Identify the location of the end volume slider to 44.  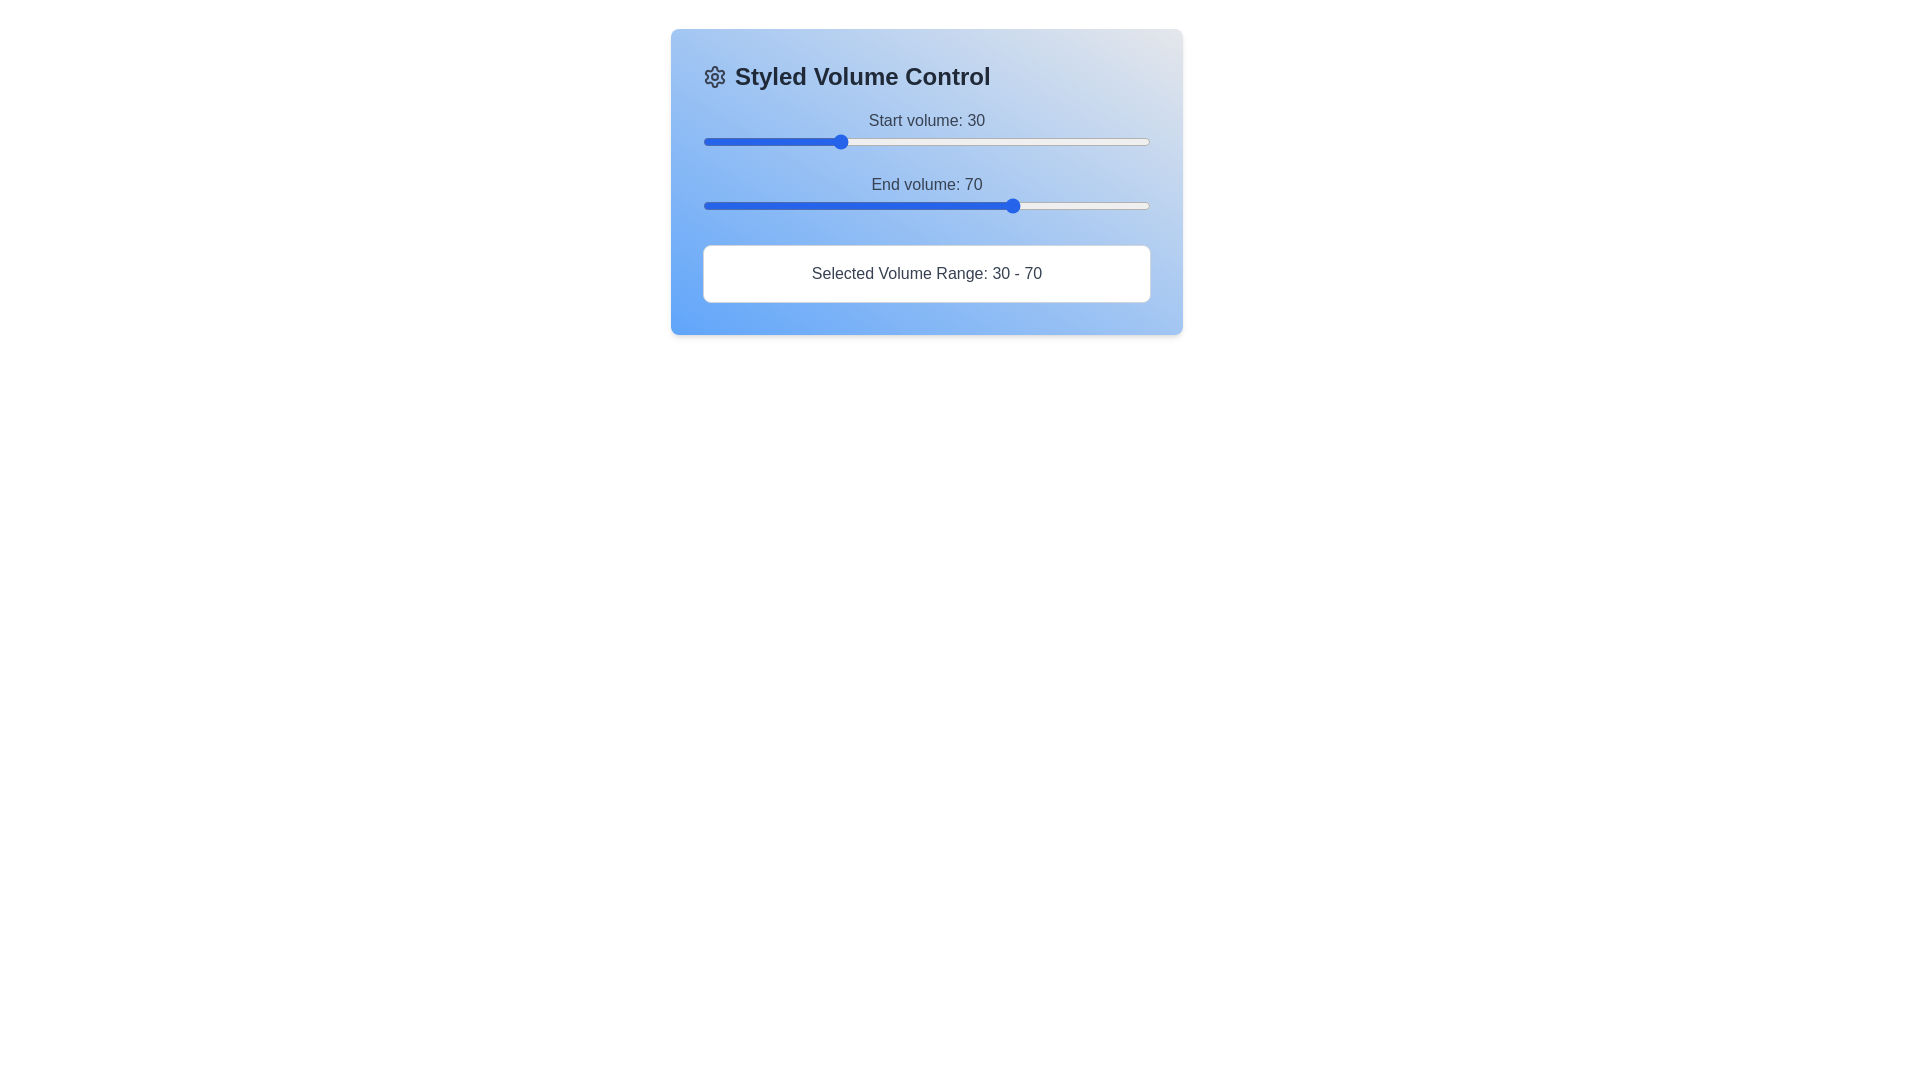
(899, 205).